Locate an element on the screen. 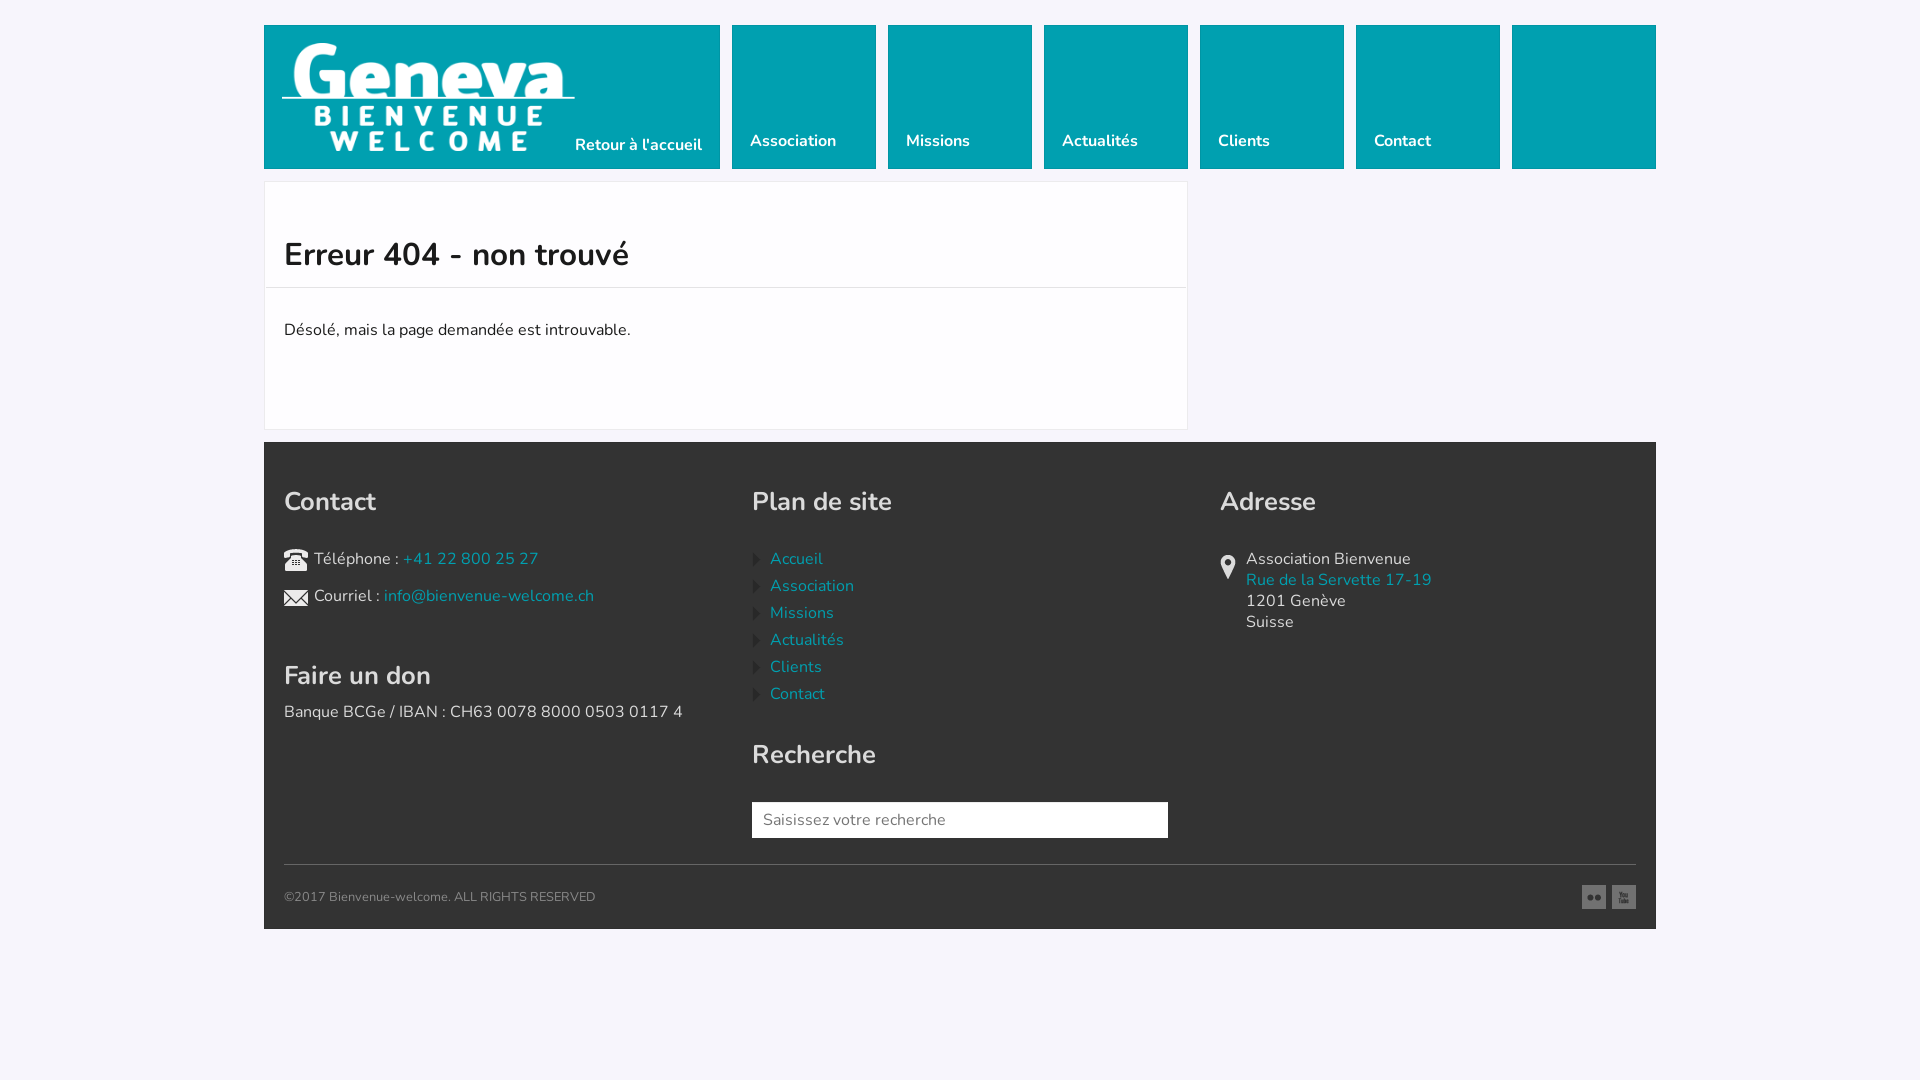  'info@bienvenue-welcome.ch' is located at coordinates (489, 595).